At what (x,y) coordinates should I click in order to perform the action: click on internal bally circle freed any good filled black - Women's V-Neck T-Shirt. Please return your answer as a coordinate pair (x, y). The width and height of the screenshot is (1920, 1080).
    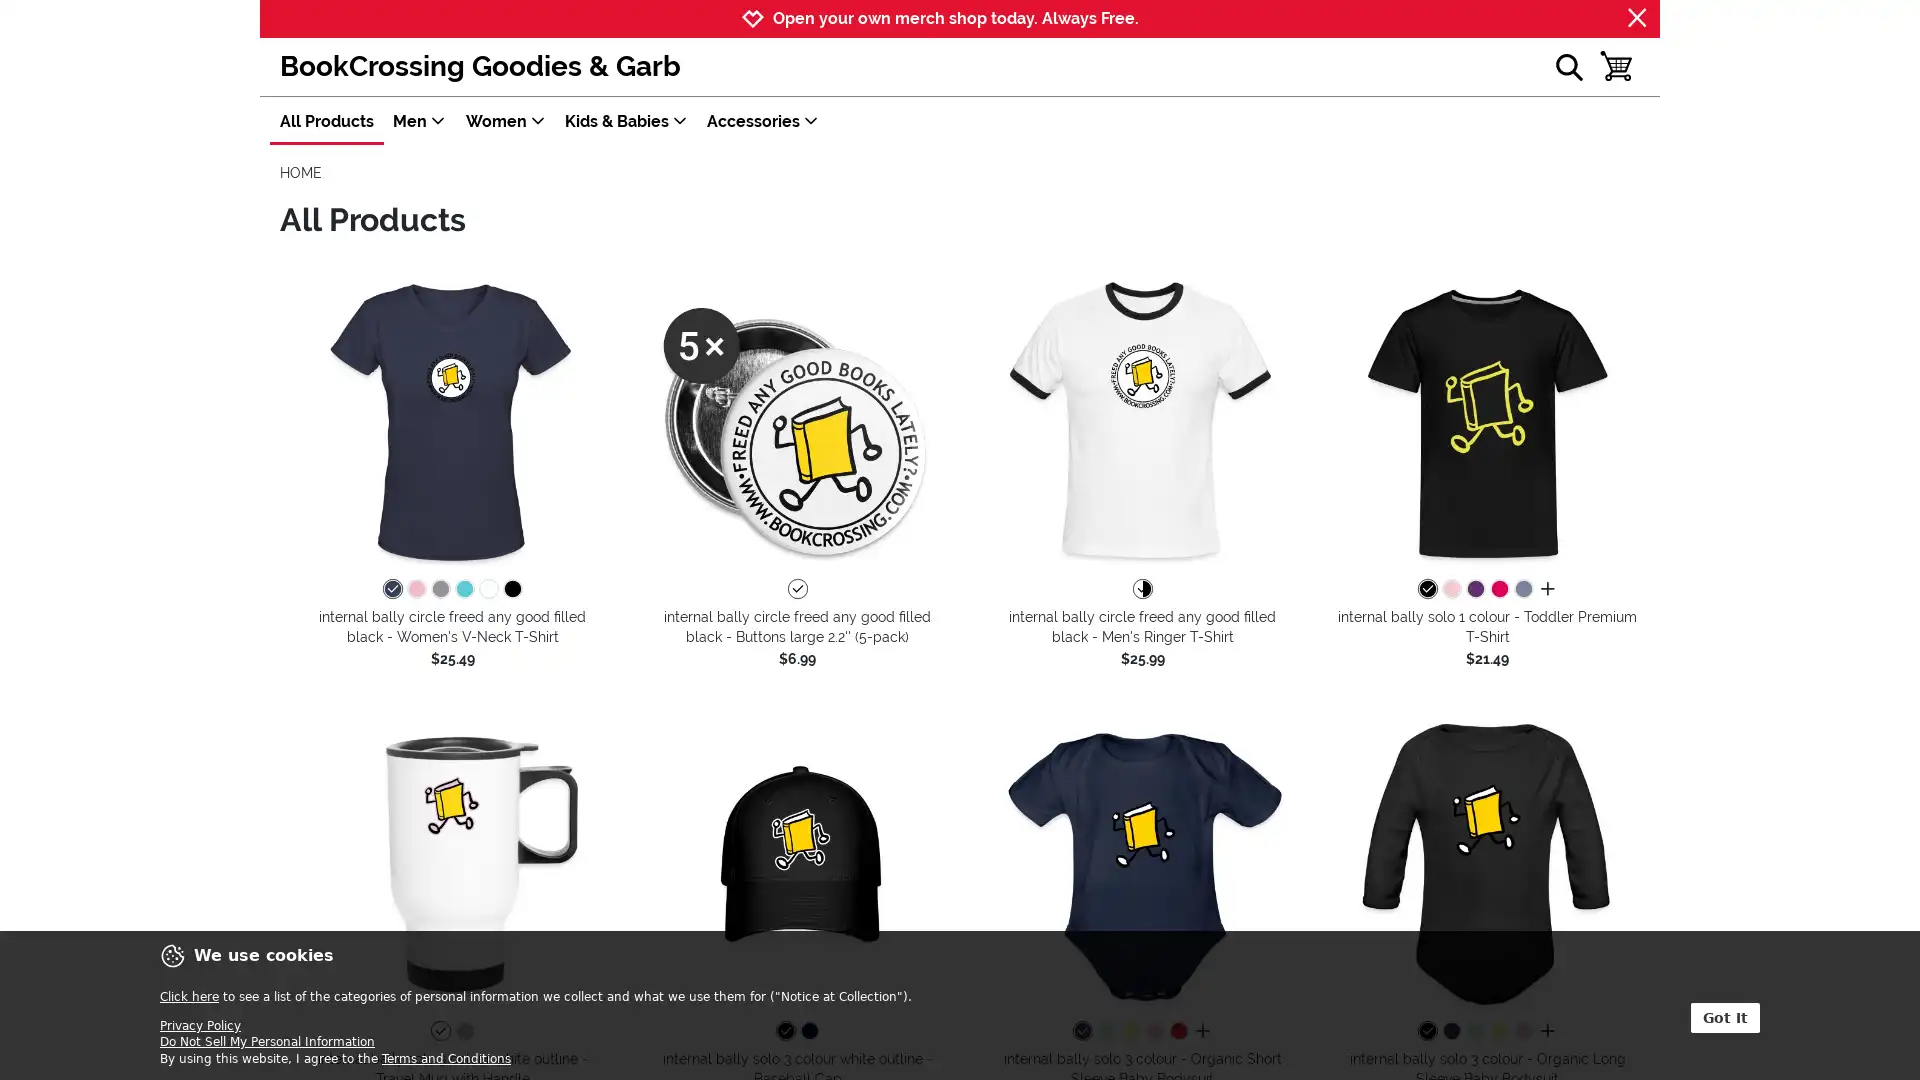
    Looking at the image, I should click on (451, 420).